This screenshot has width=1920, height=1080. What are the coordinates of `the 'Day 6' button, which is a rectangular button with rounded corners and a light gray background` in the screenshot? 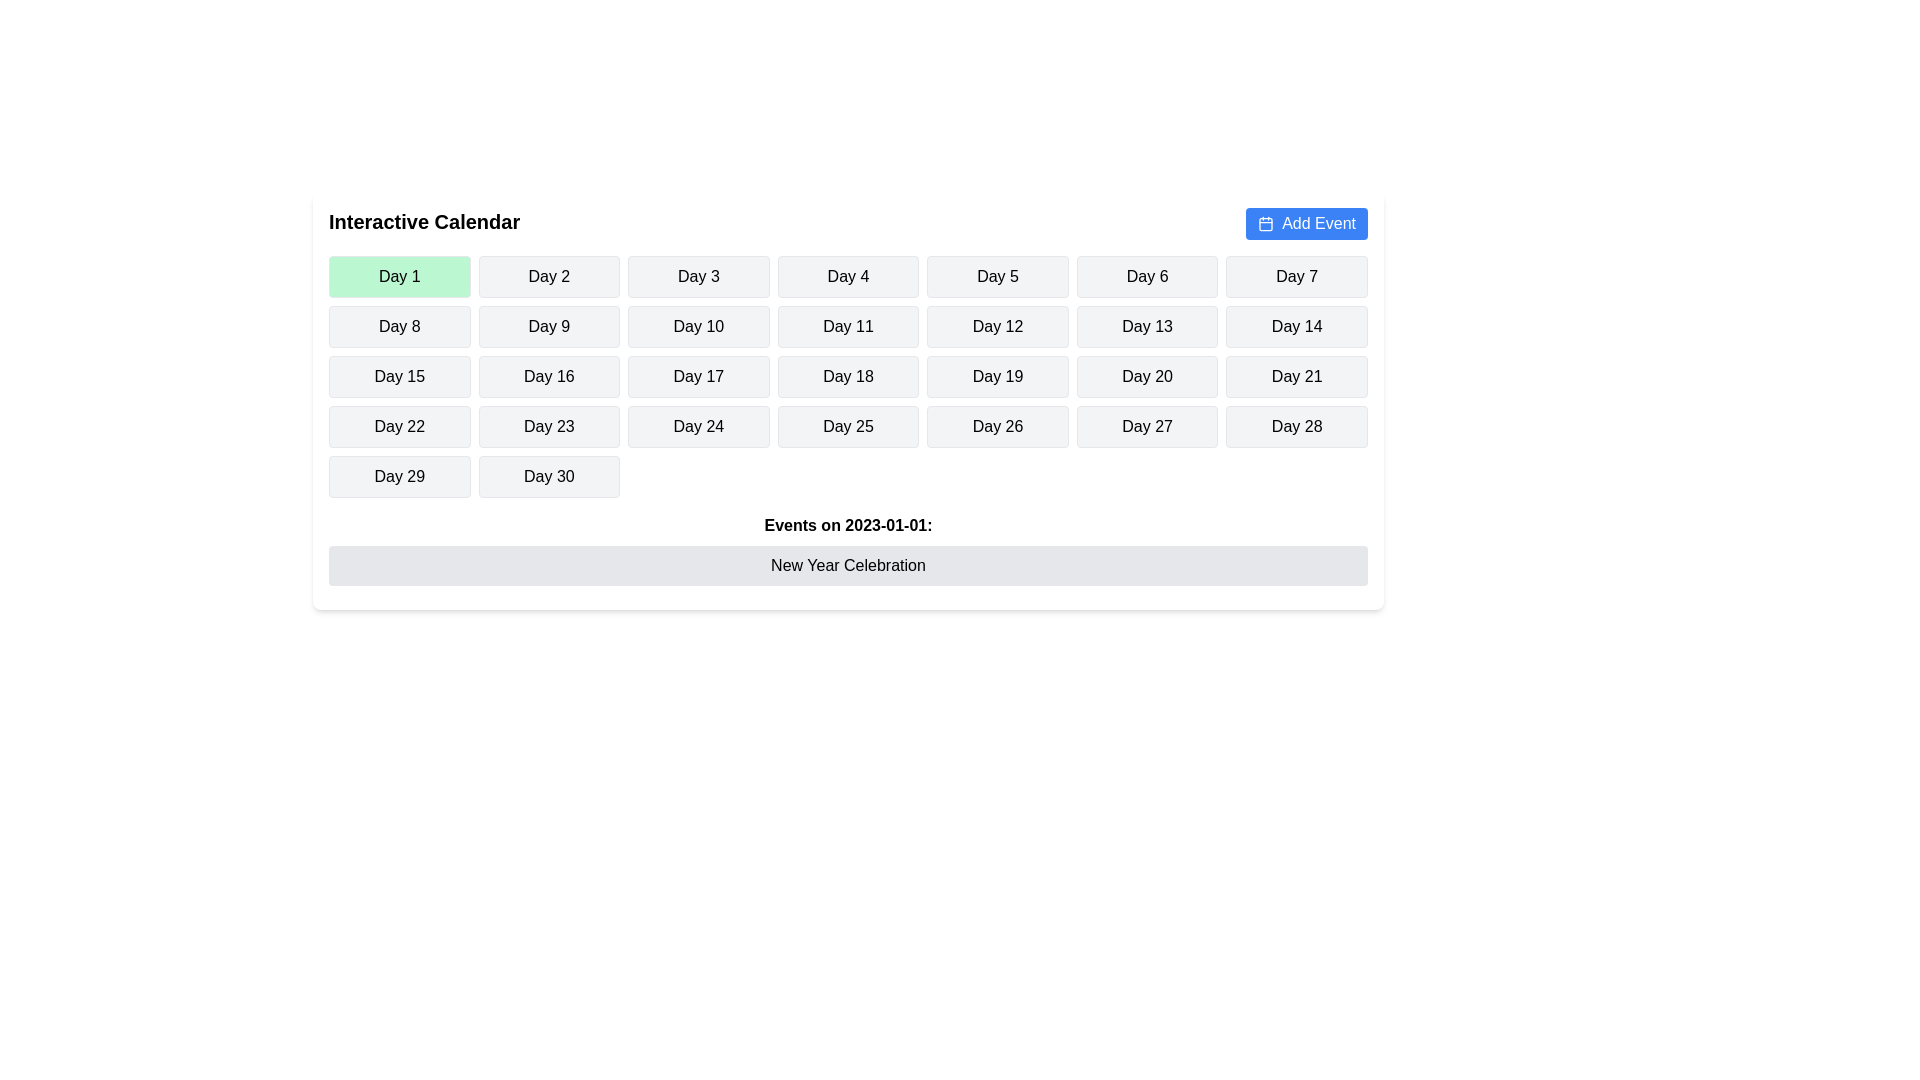 It's located at (1147, 277).